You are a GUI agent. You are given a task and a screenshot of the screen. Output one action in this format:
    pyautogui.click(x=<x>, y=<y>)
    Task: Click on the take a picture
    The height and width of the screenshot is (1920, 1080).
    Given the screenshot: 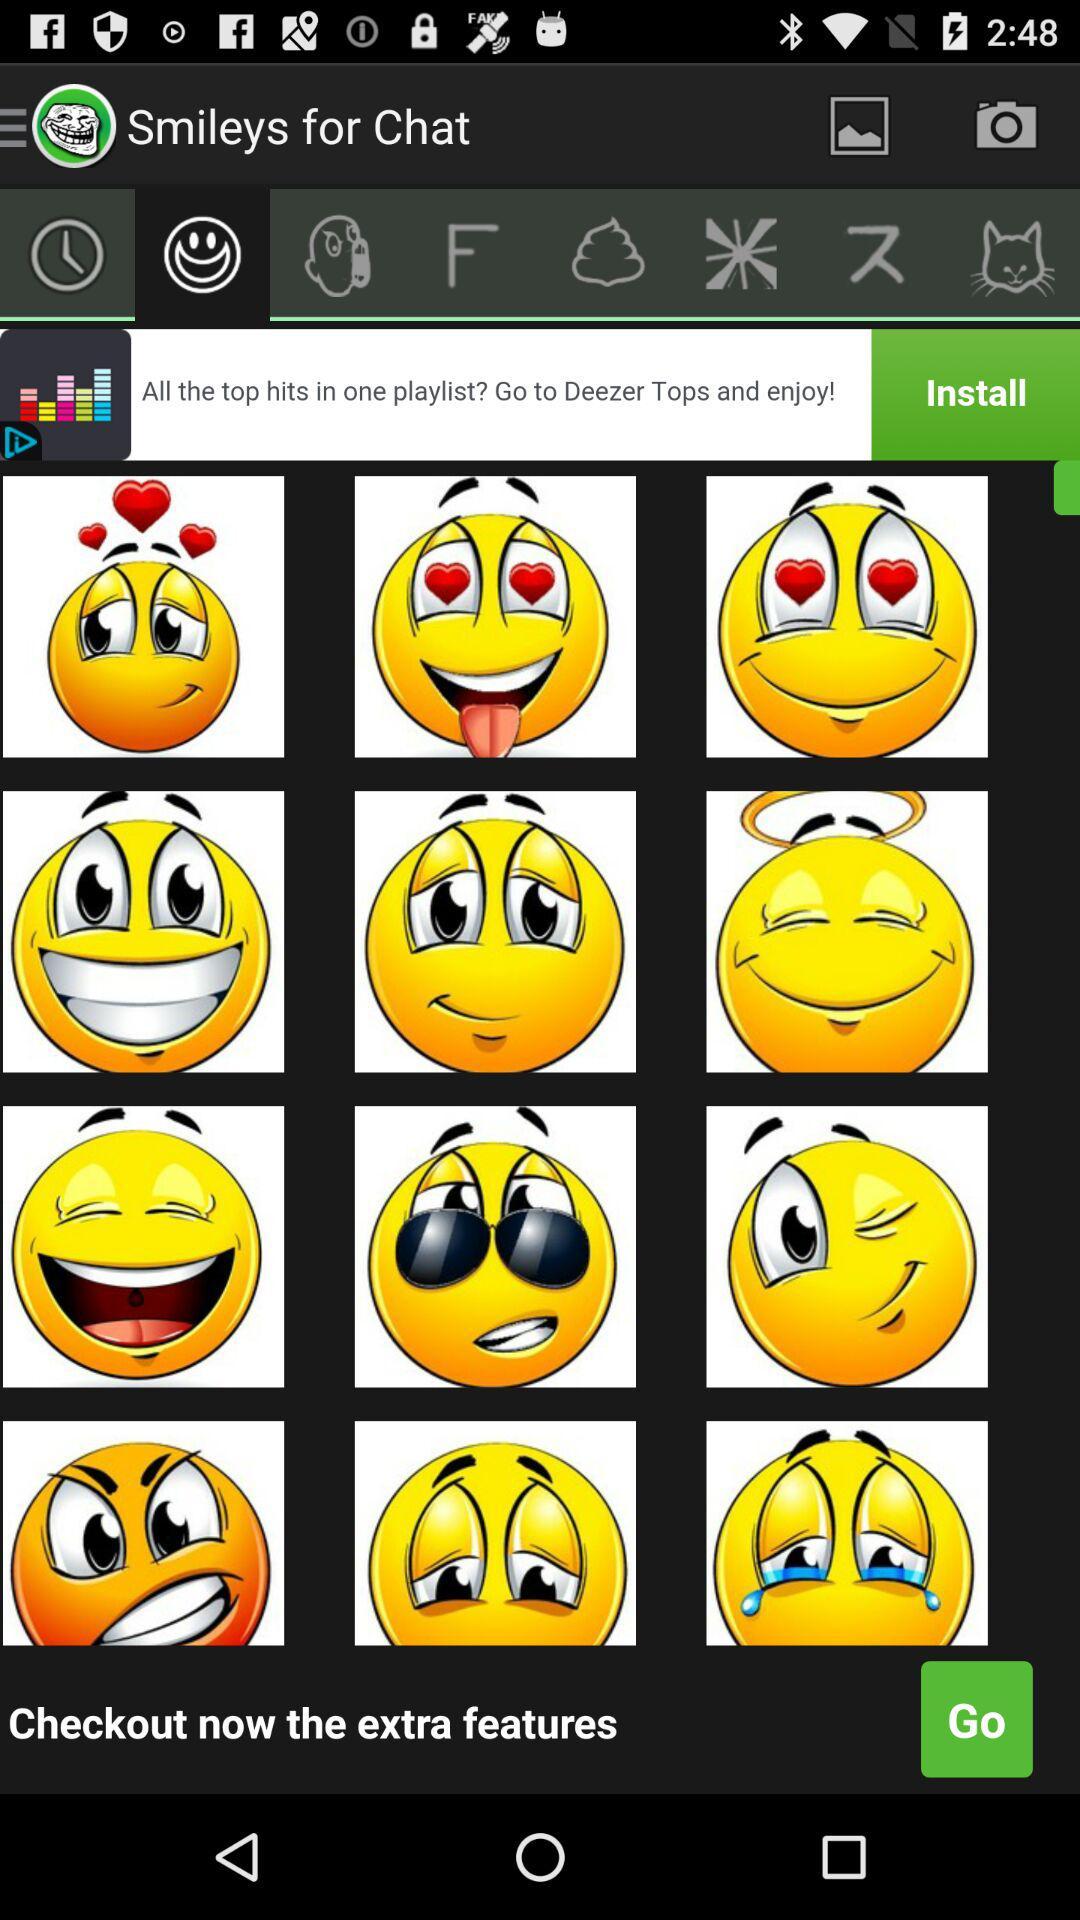 What is the action you would take?
    pyautogui.click(x=1006, y=124)
    